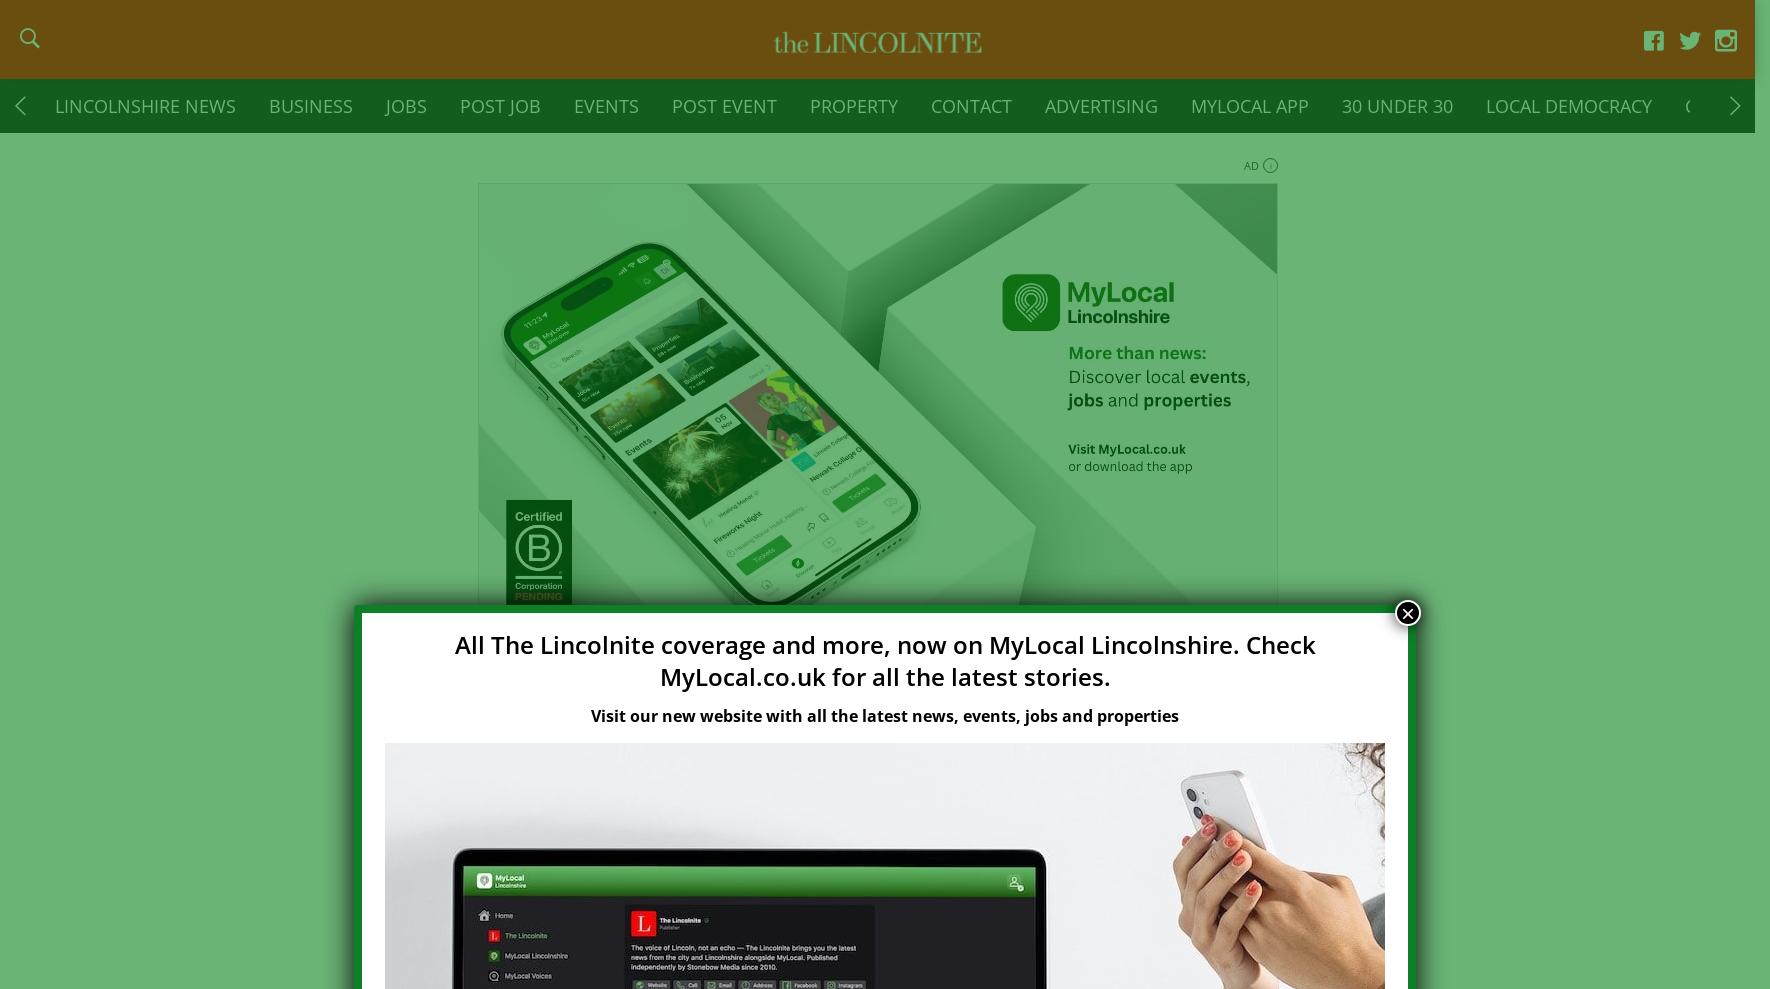  Describe the element at coordinates (1190, 116) in the screenshot. I see `'MyLocal App'` at that location.